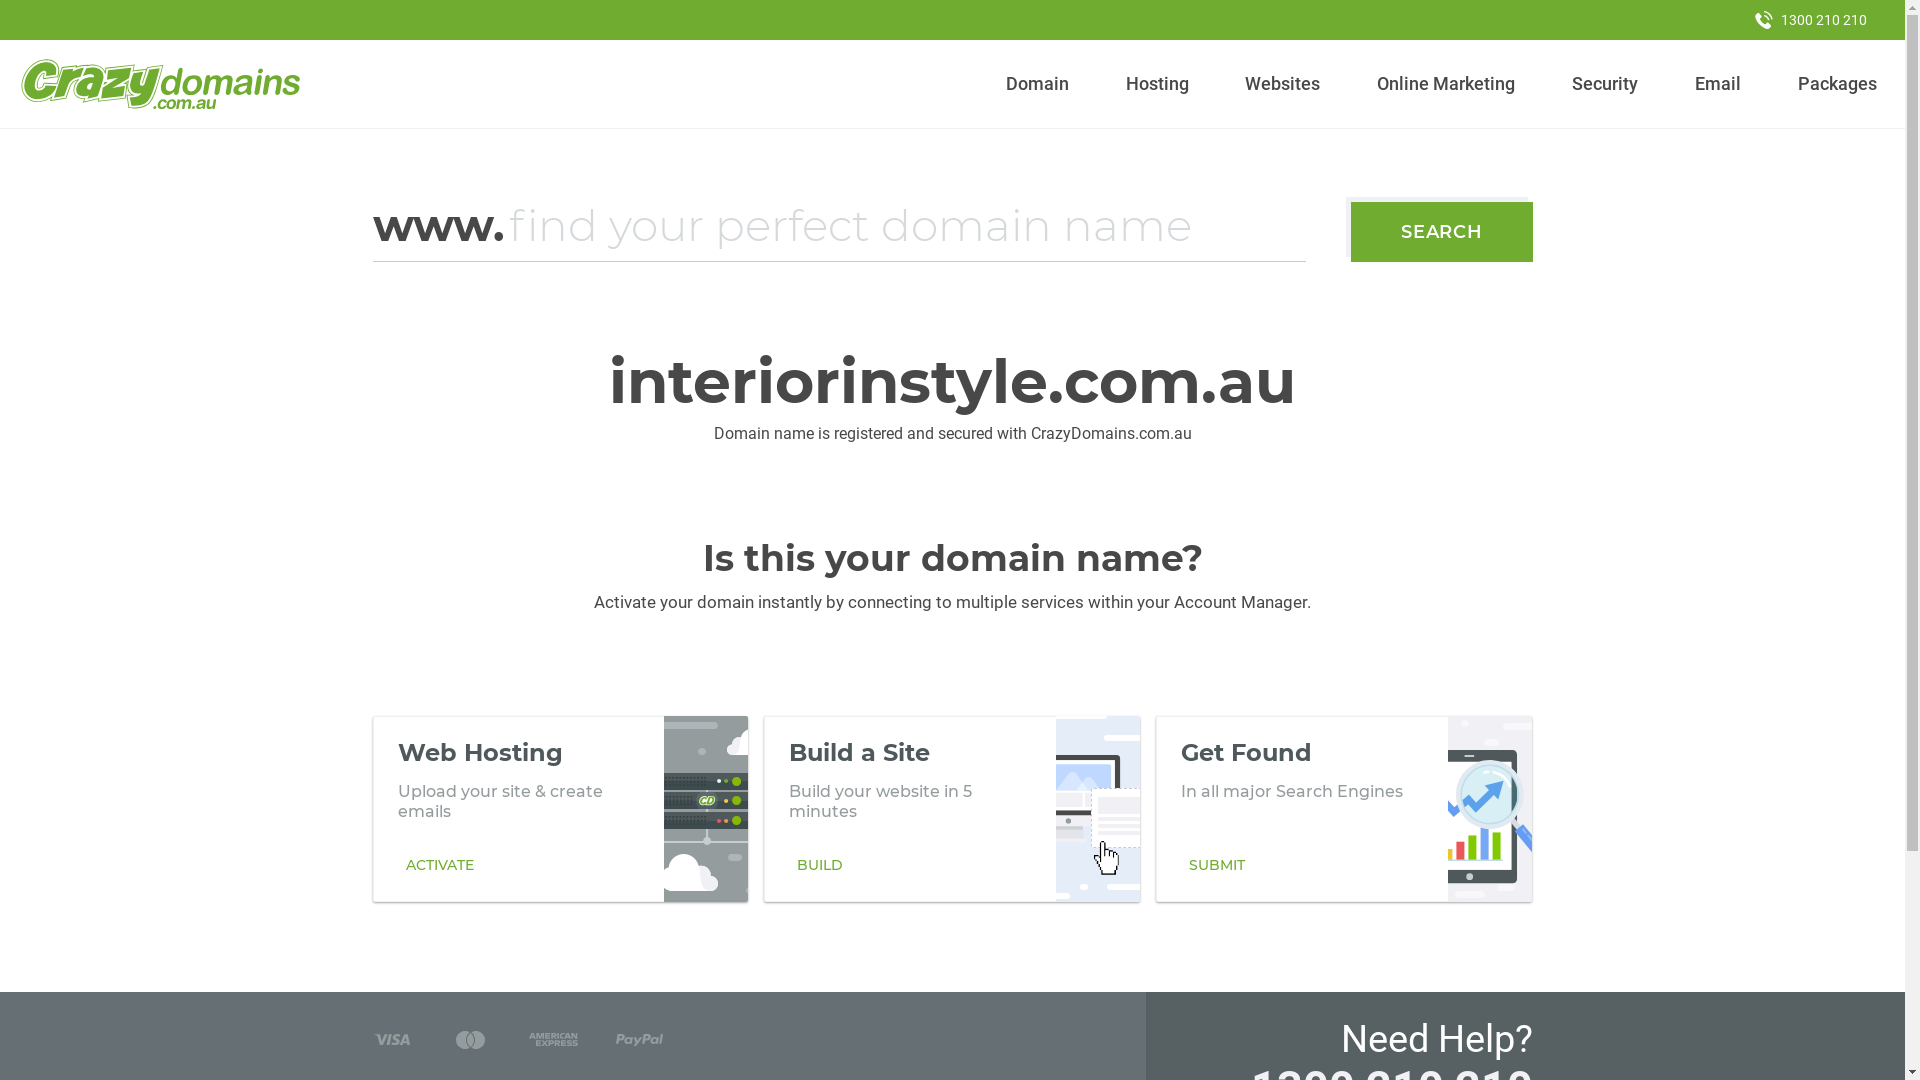 The width and height of the screenshot is (1920, 1080). I want to click on 'Packages', so click(1837, 83).